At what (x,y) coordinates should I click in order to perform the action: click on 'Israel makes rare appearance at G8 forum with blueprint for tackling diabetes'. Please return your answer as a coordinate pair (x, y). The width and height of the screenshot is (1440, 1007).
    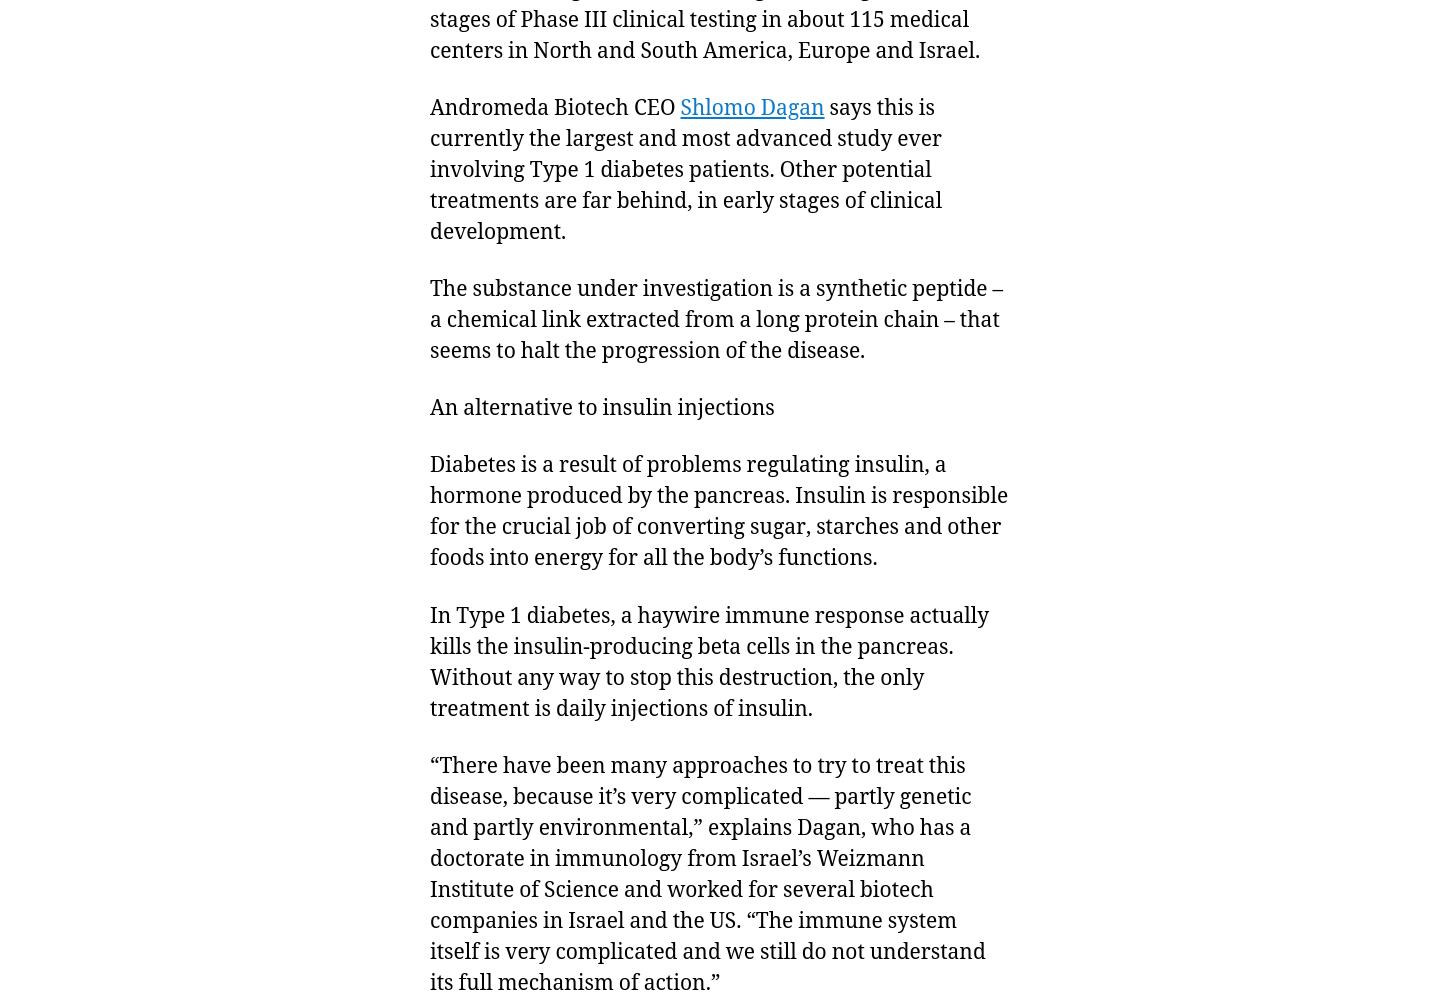
    Looking at the image, I should click on (888, 248).